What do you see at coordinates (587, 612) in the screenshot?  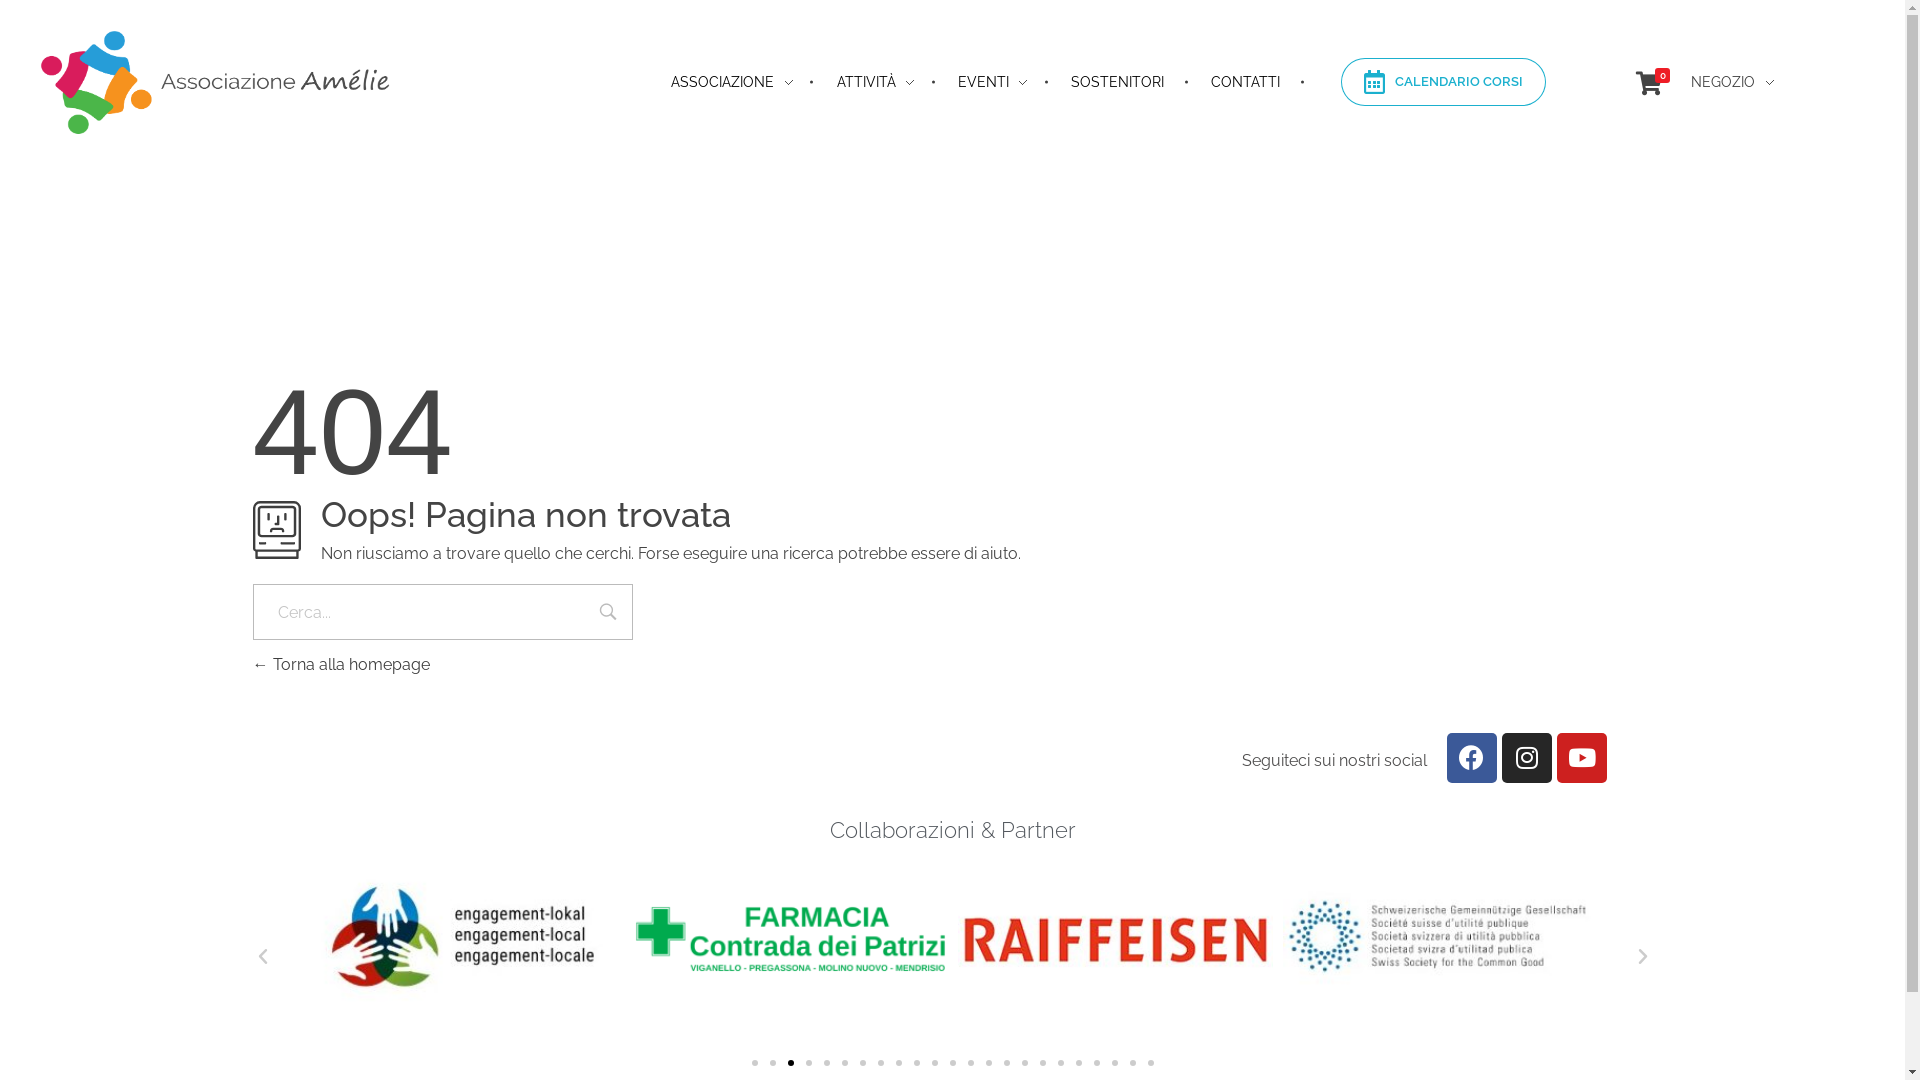 I see `'Cerca'` at bounding box center [587, 612].